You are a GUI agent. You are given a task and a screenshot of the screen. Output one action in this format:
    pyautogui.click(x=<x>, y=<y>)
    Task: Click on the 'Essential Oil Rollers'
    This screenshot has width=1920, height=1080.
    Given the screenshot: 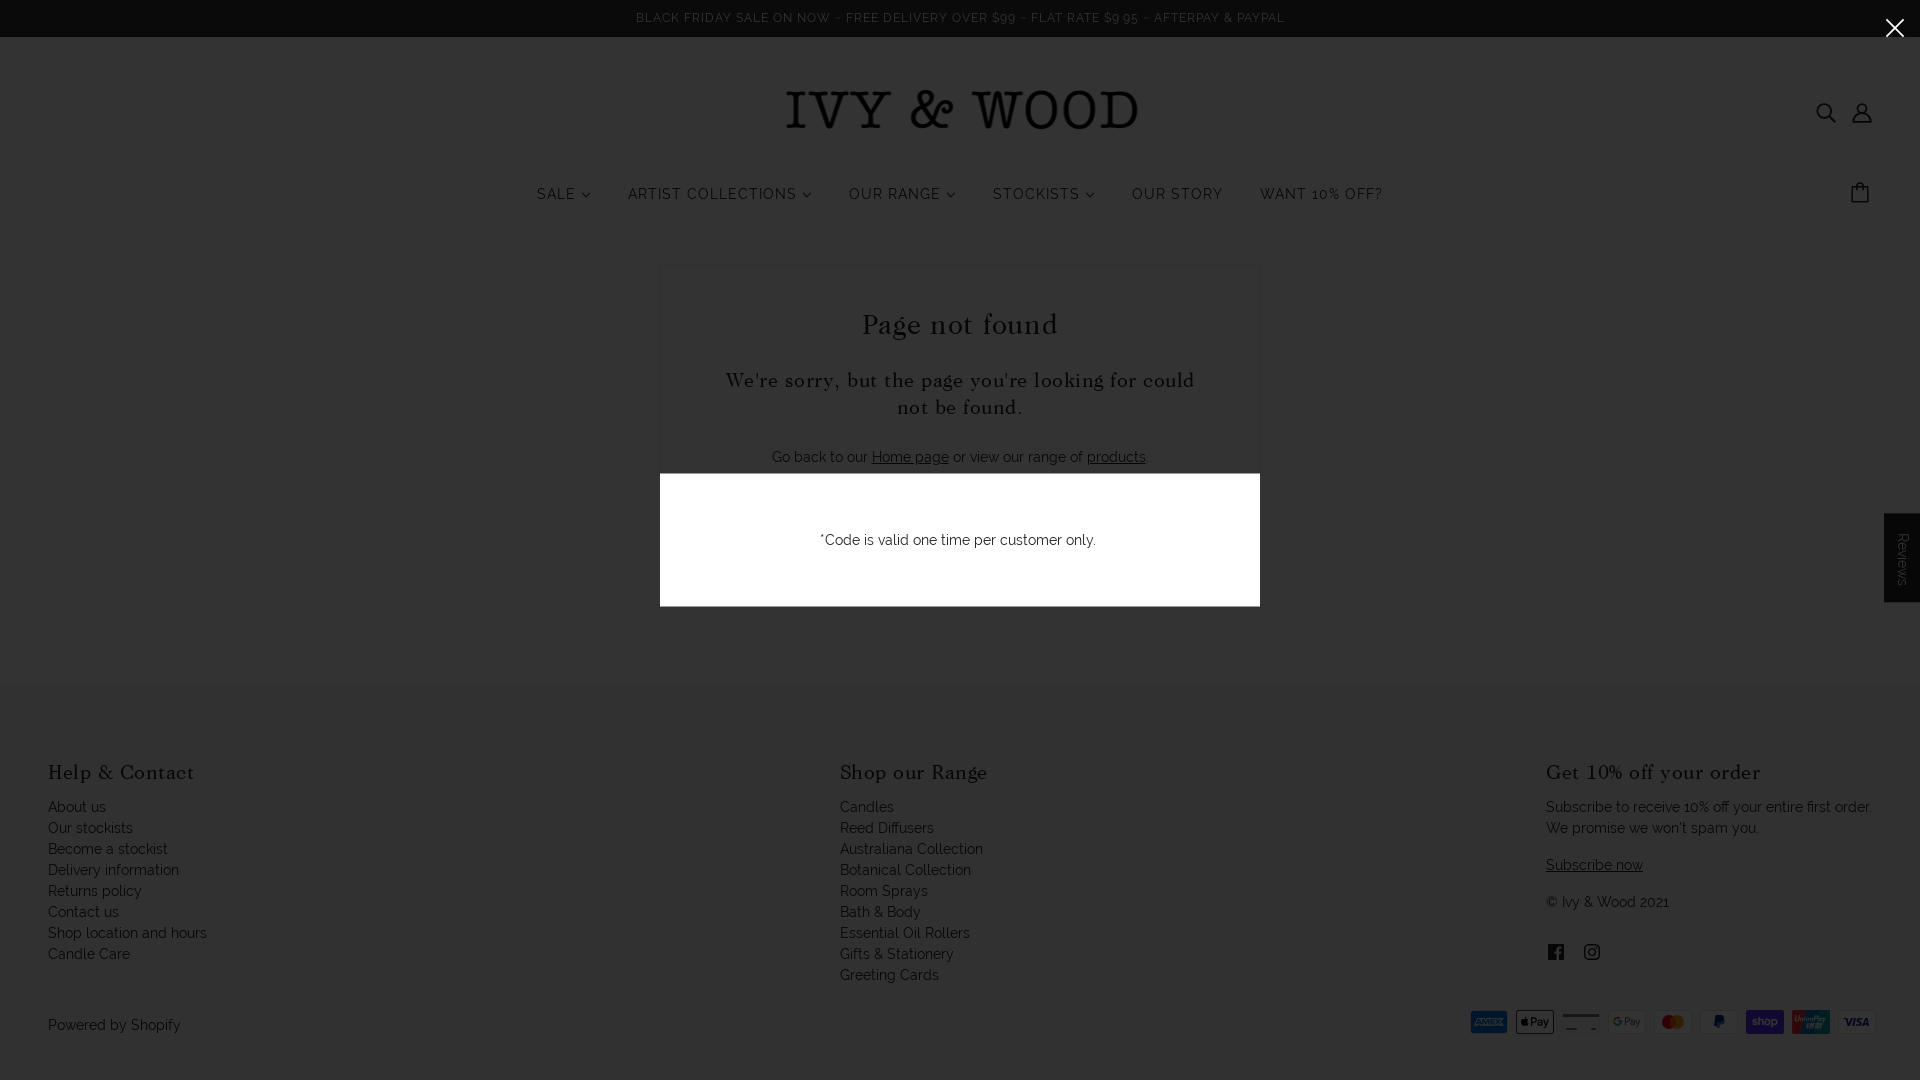 What is the action you would take?
    pyautogui.click(x=904, y=932)
    